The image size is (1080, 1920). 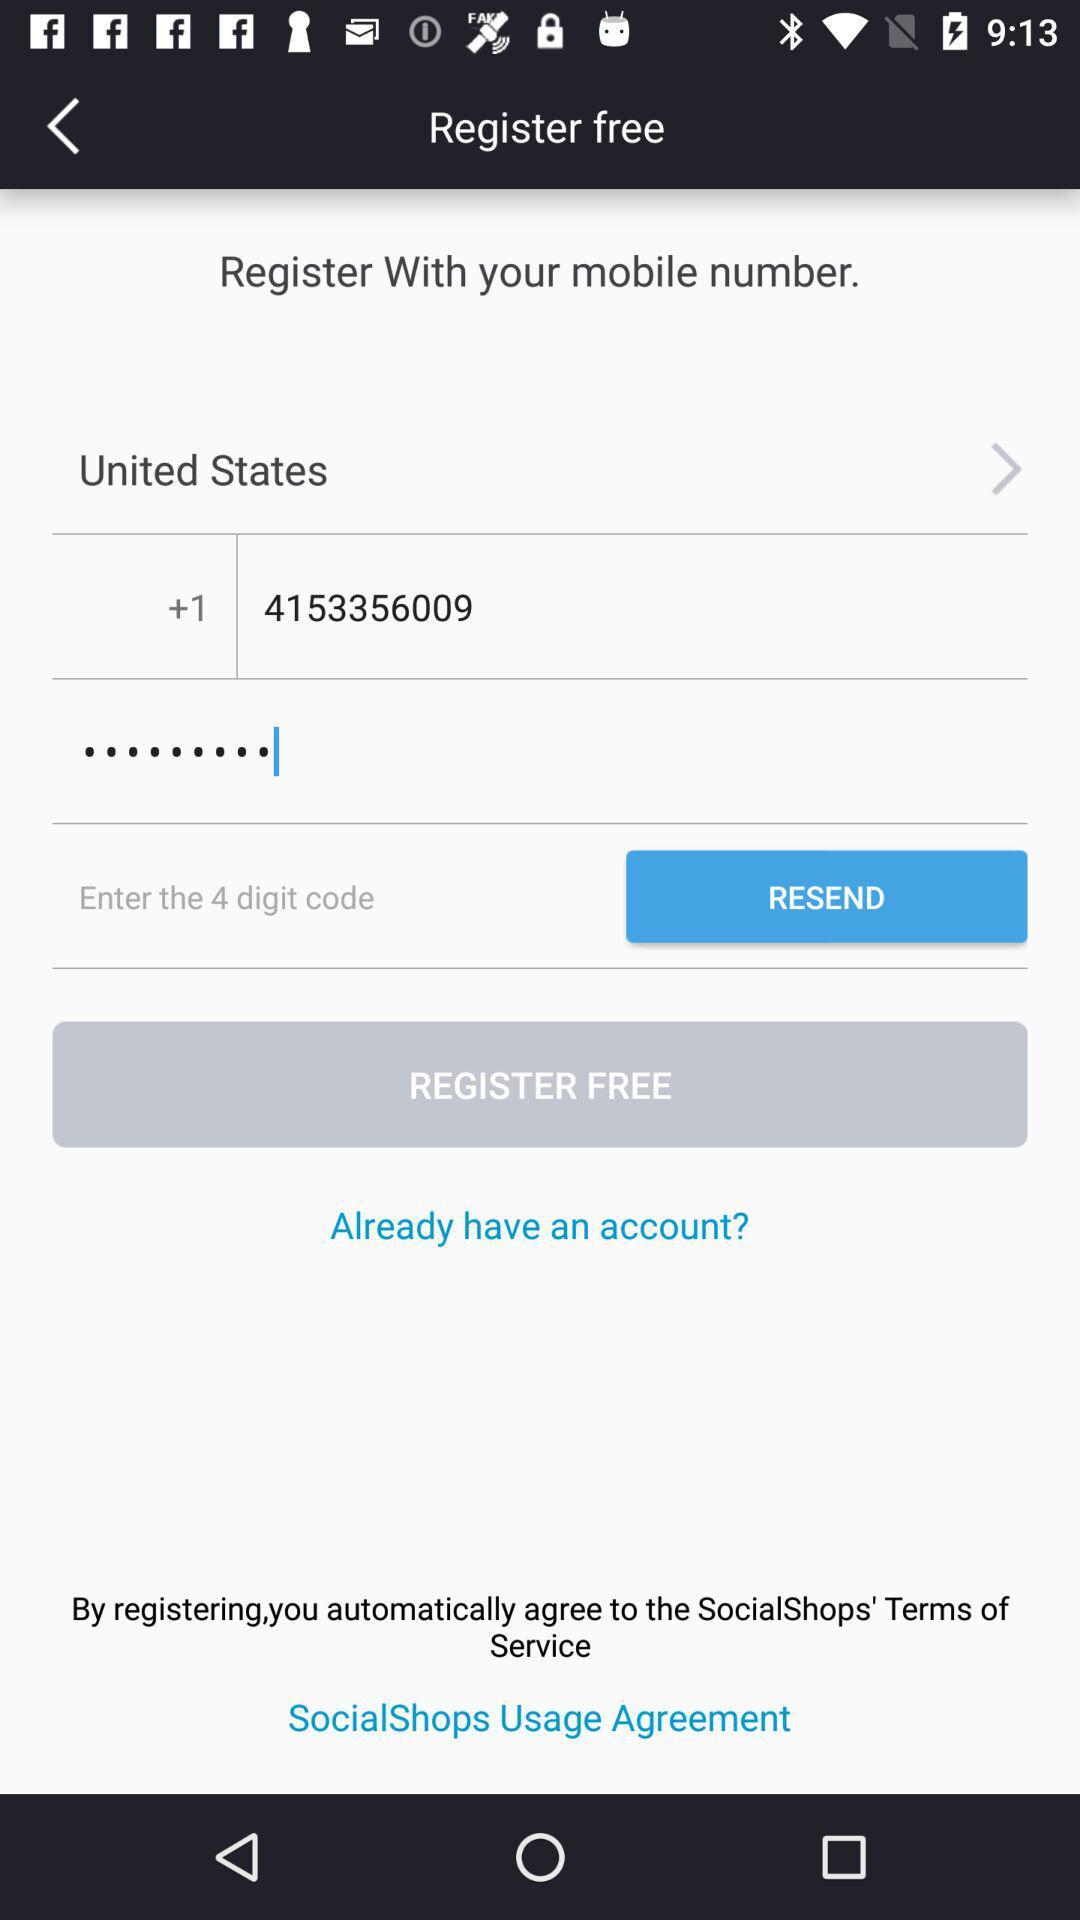 What do you see at coordinates (338, 895) in the screenshot?
I see `the code section` at bounding box center [338, 895].